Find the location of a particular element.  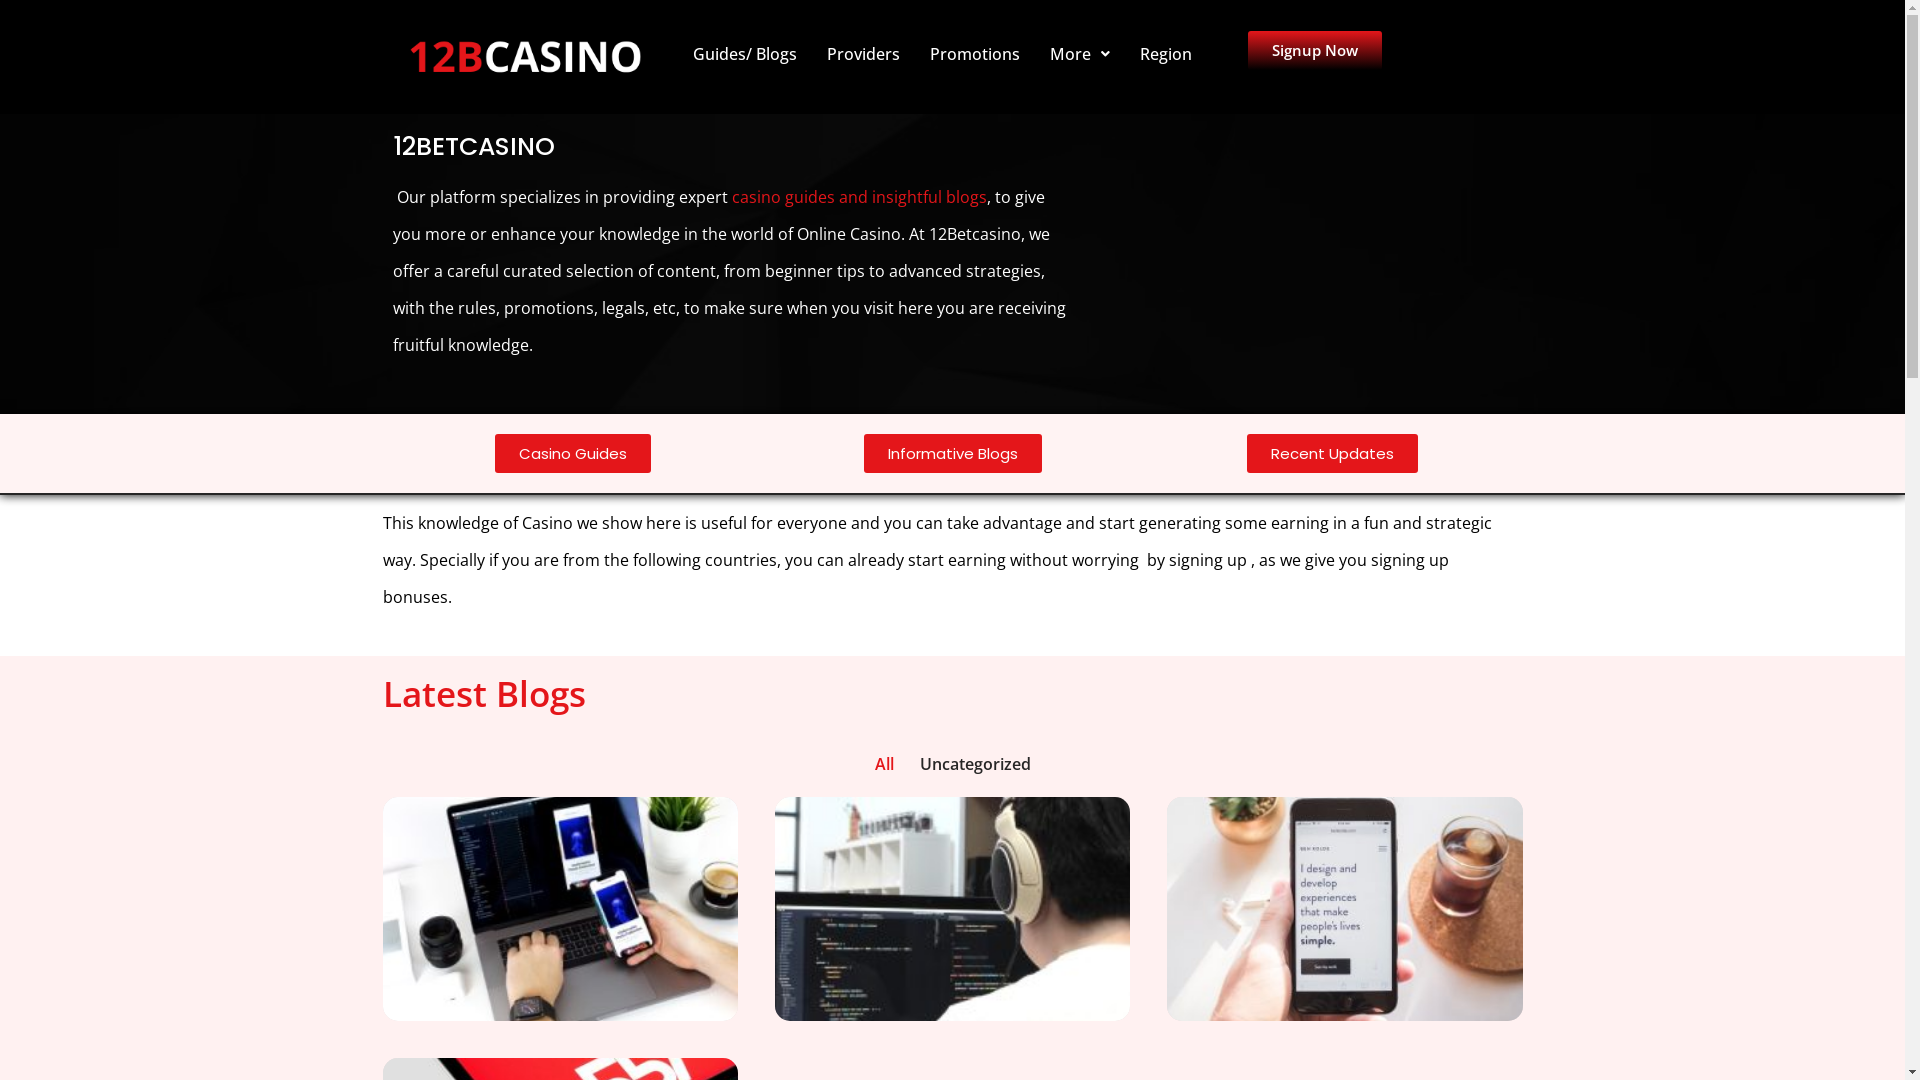

'Promotions' is located at coordinates (974, 53).